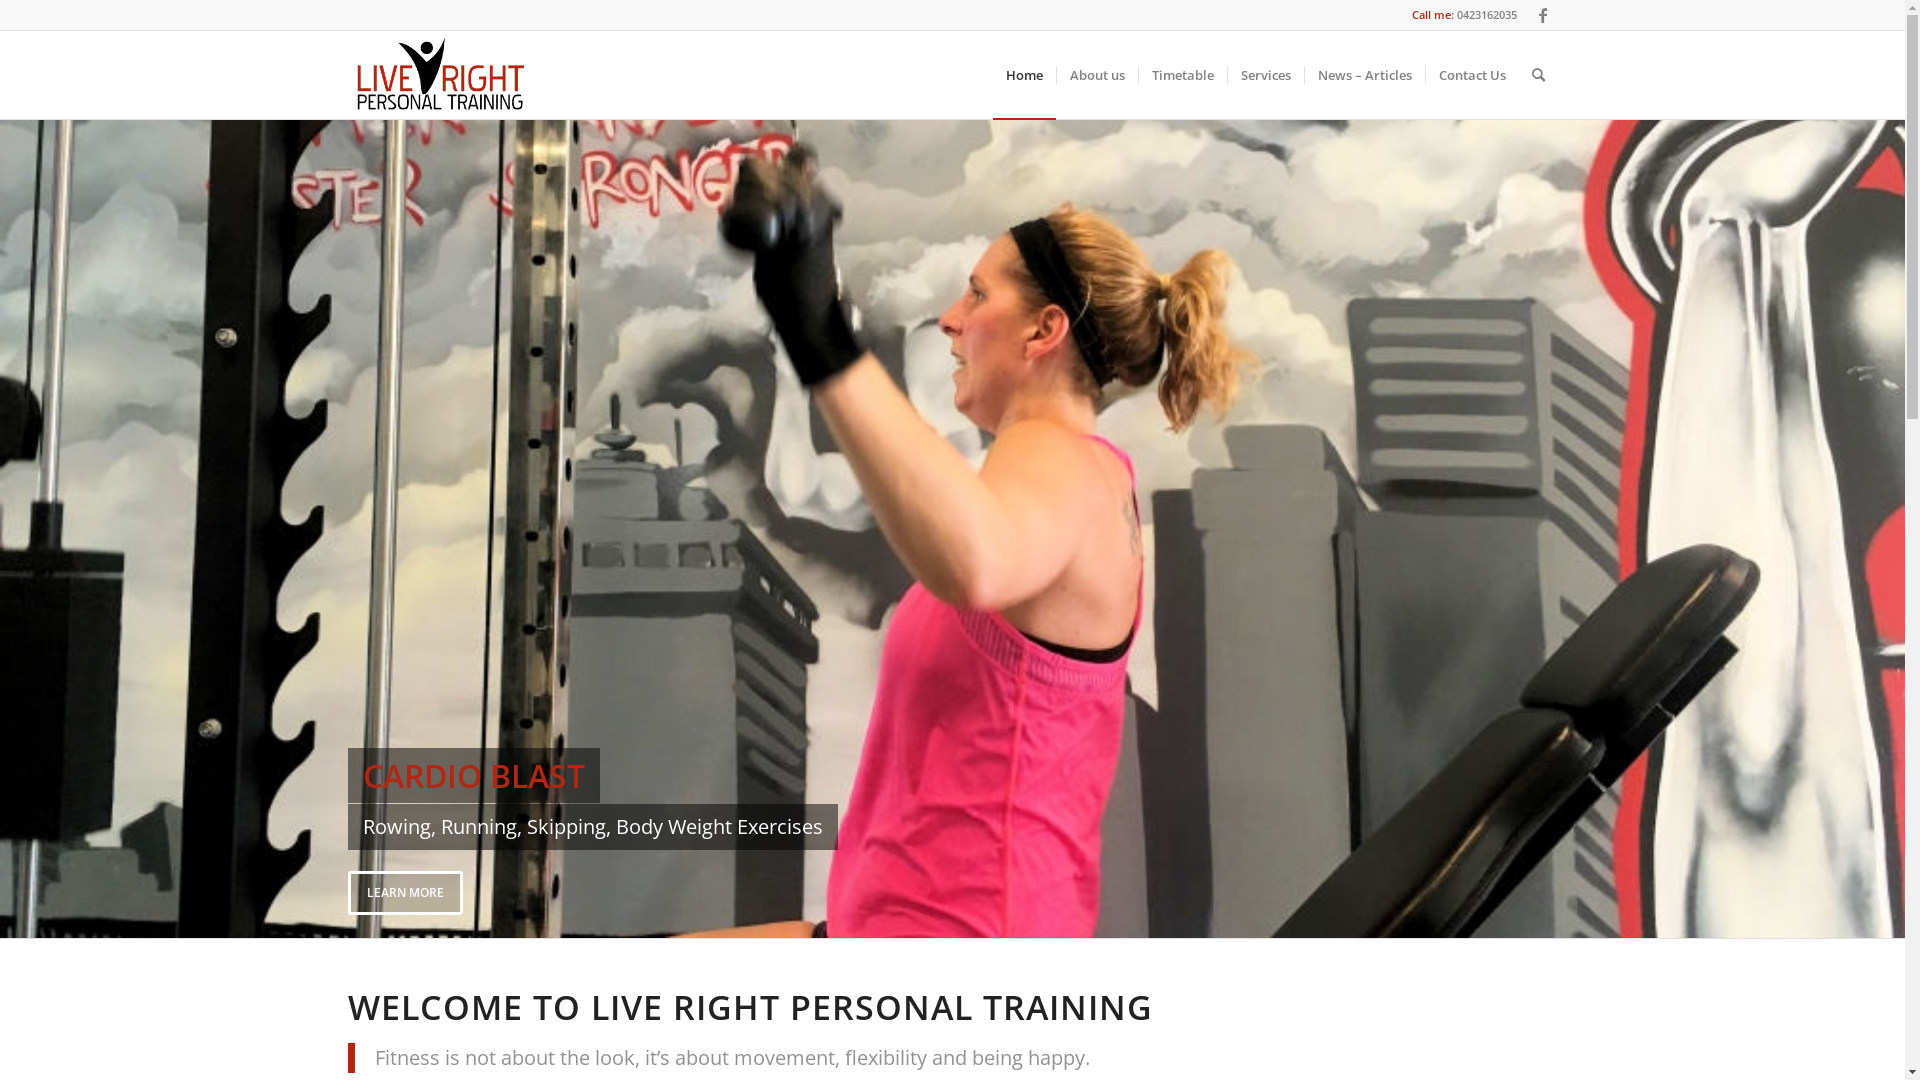 This screenshot has width=1920, height=1080. I want to click on 'Facebook', so click(1541, 15).